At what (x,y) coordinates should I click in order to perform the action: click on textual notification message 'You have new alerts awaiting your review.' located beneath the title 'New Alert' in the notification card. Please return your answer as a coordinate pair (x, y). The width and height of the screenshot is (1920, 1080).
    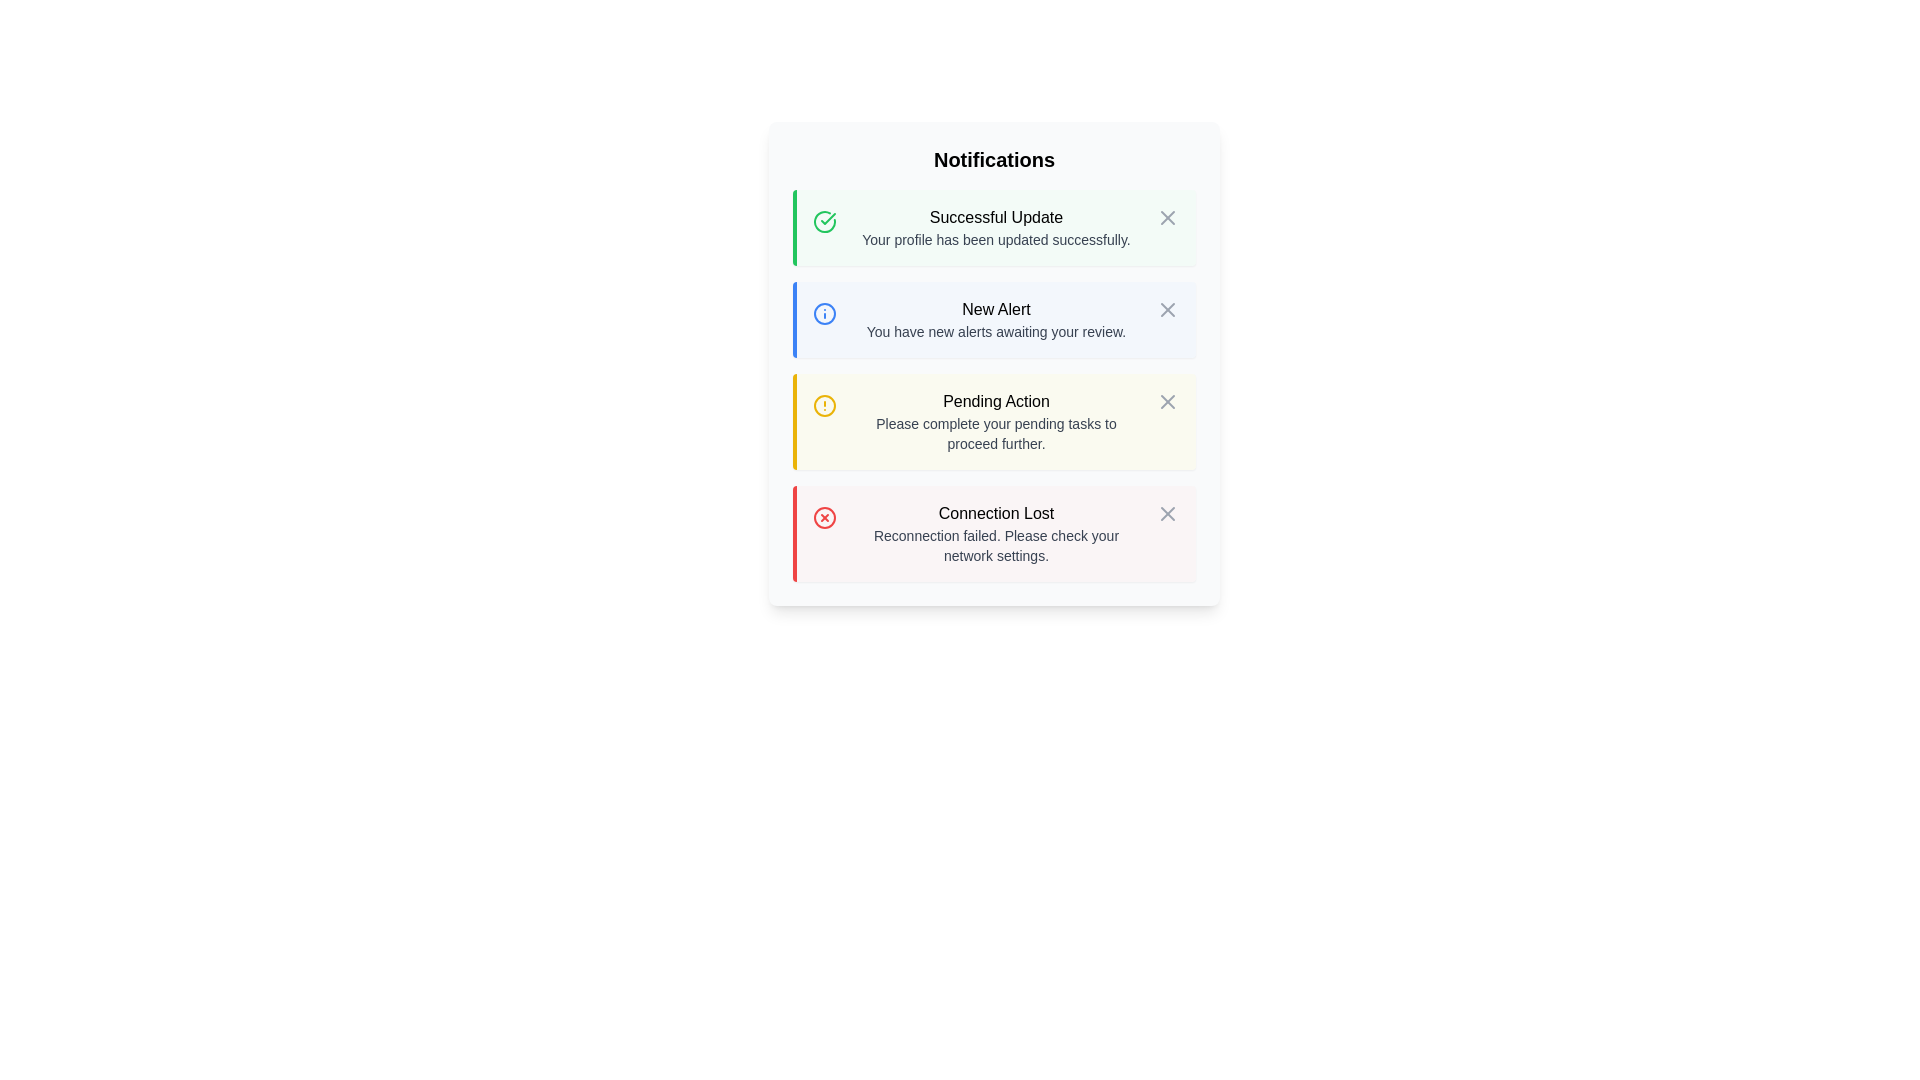
    Looking at the image, I should click on (996, 330).